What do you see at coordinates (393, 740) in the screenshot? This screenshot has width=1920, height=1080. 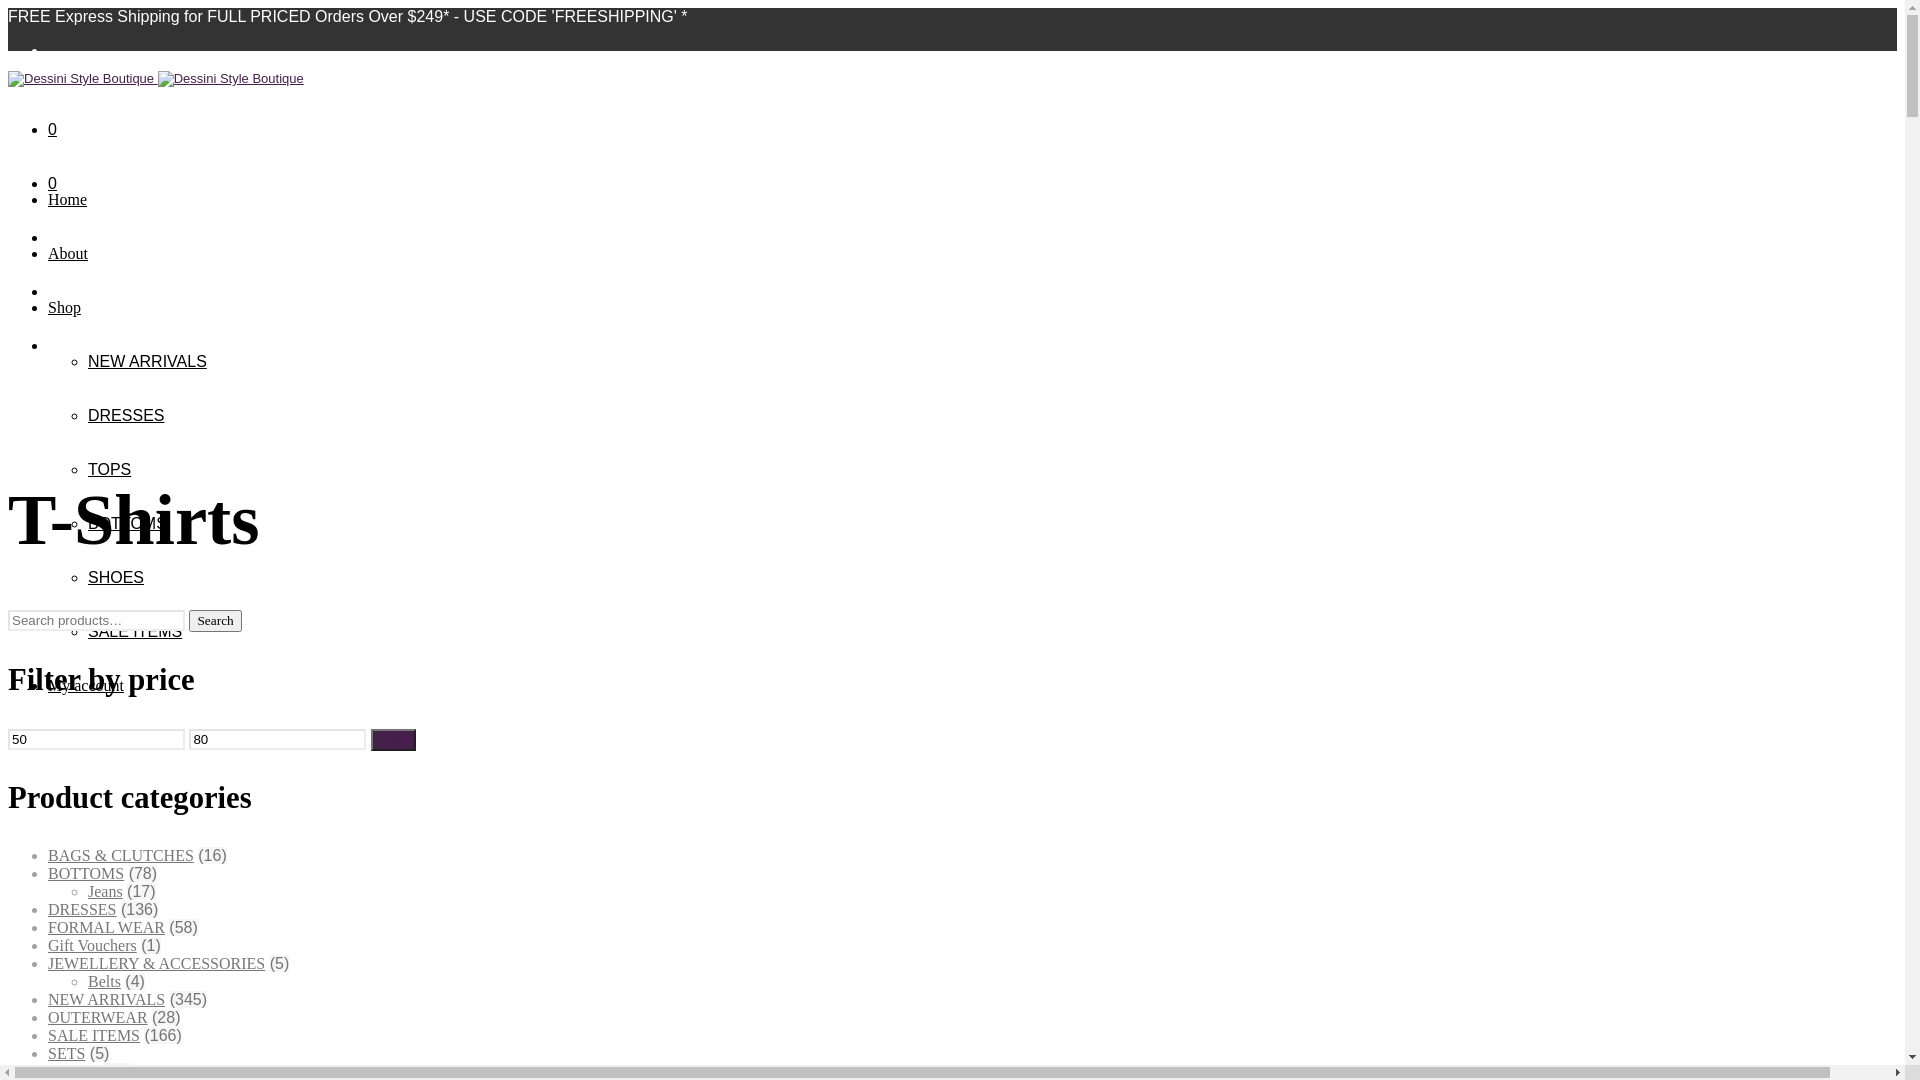 I see `'Filter'` at bounding box center [393, 740].